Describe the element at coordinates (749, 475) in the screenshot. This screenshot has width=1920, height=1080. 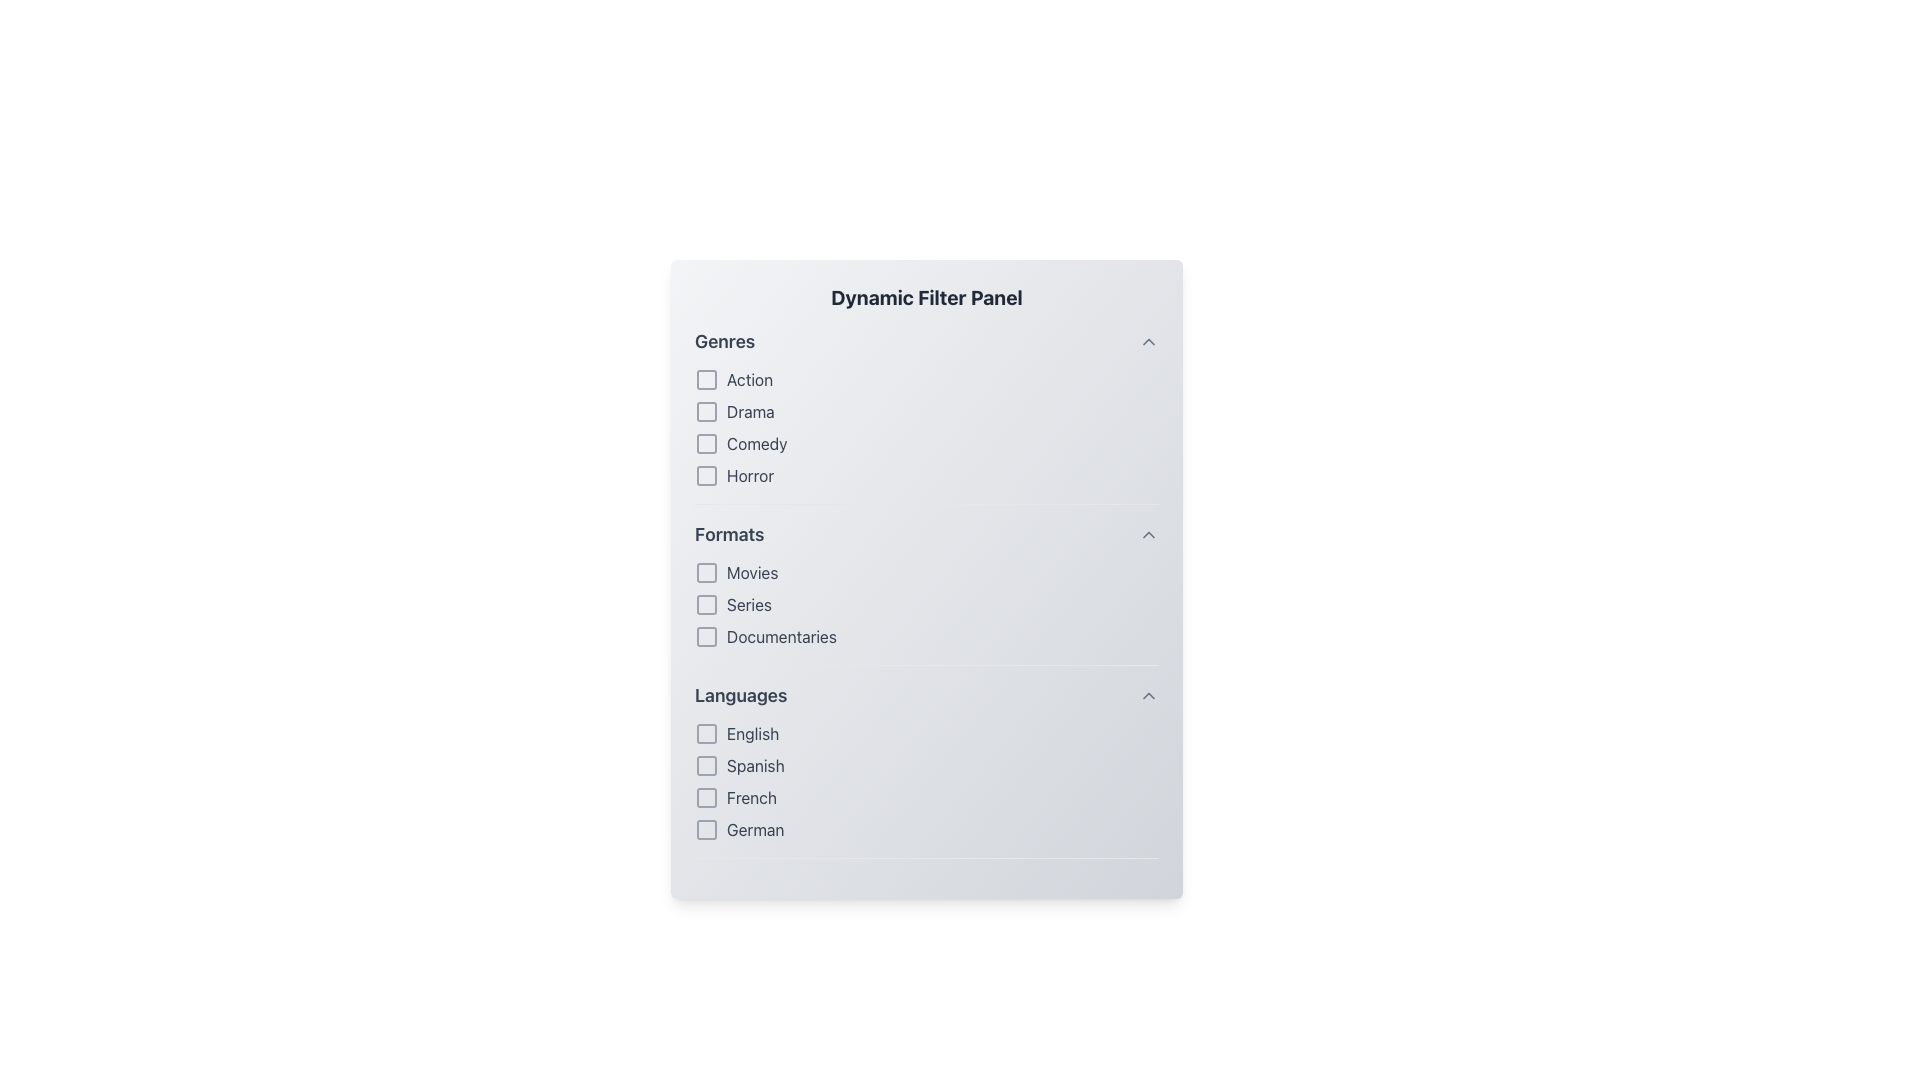
I see `the 'Horror' label in the 'Genres' section of the 'Dynamic Filter Panel', which is the fourth item under the heading, positioned horizontally with its checkbox` at that location.